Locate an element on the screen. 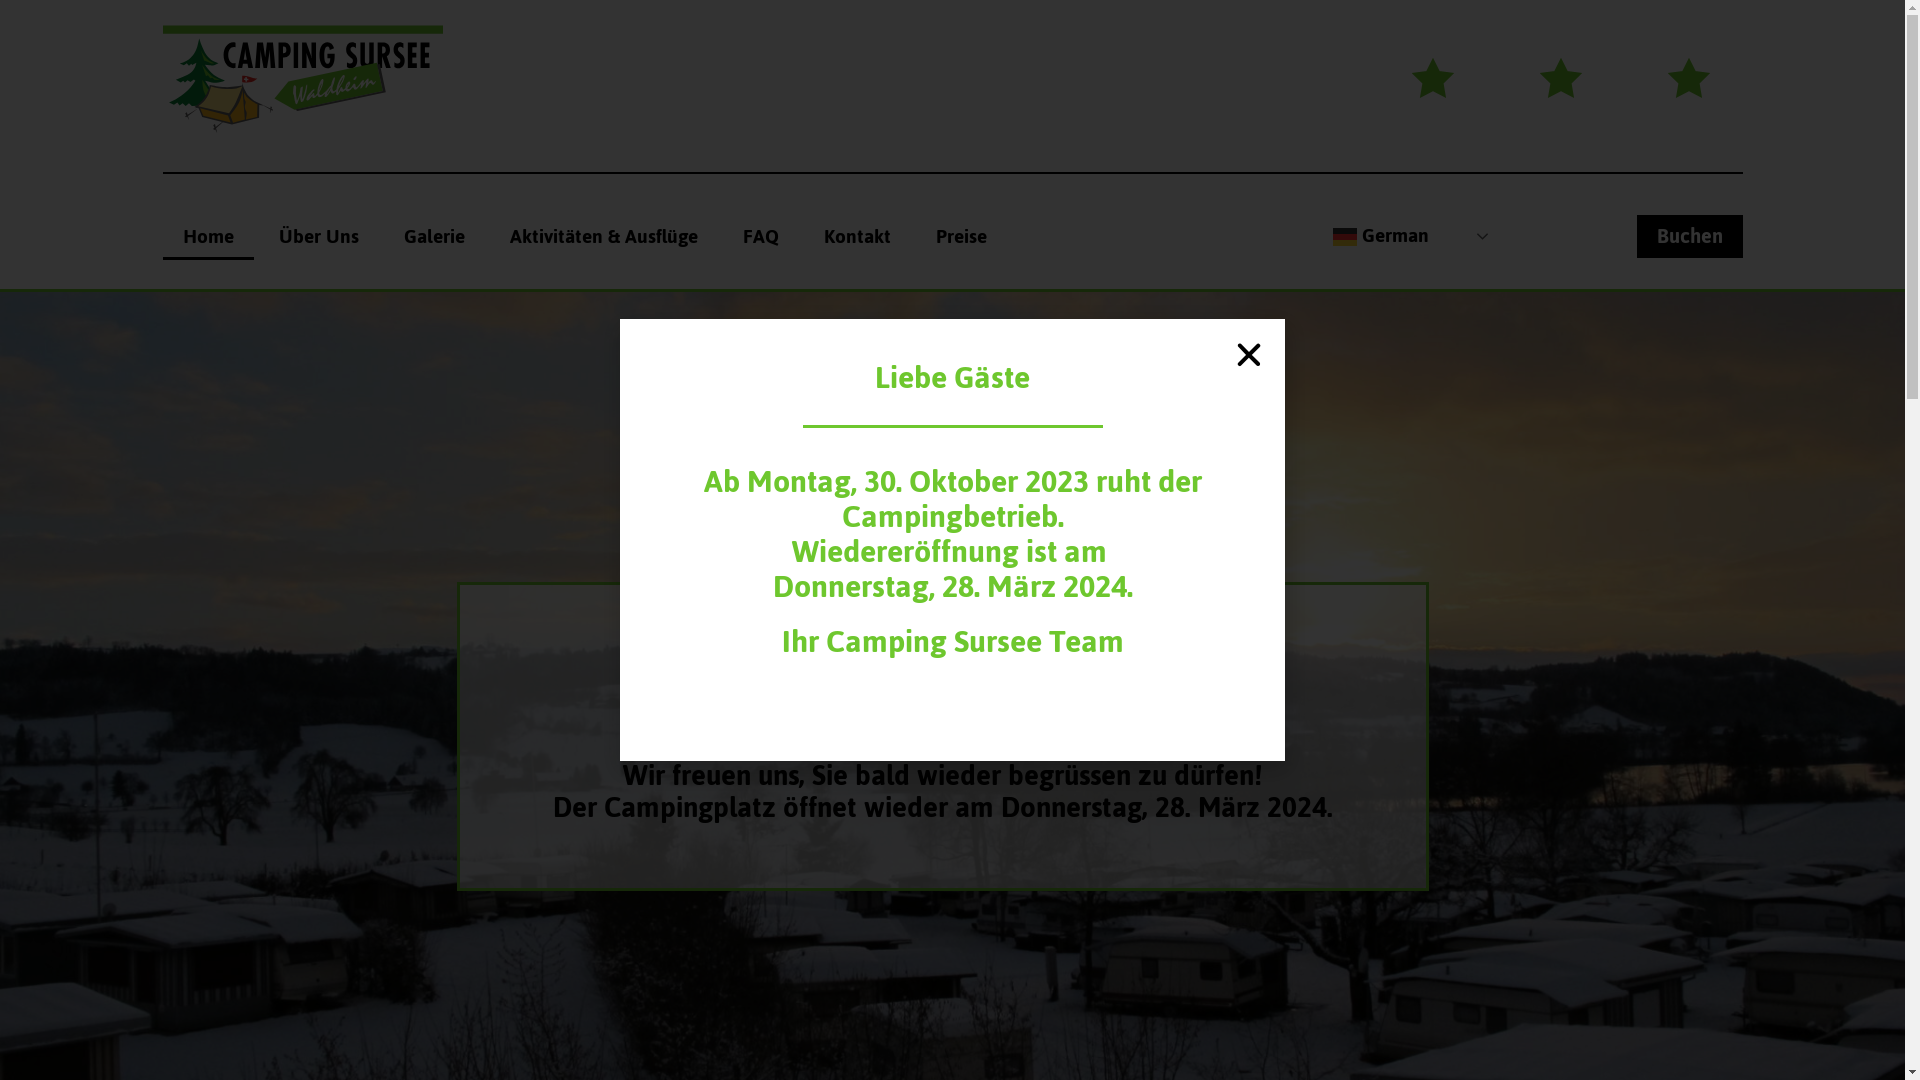  'FAQ' is located at coordinates (758, 235).